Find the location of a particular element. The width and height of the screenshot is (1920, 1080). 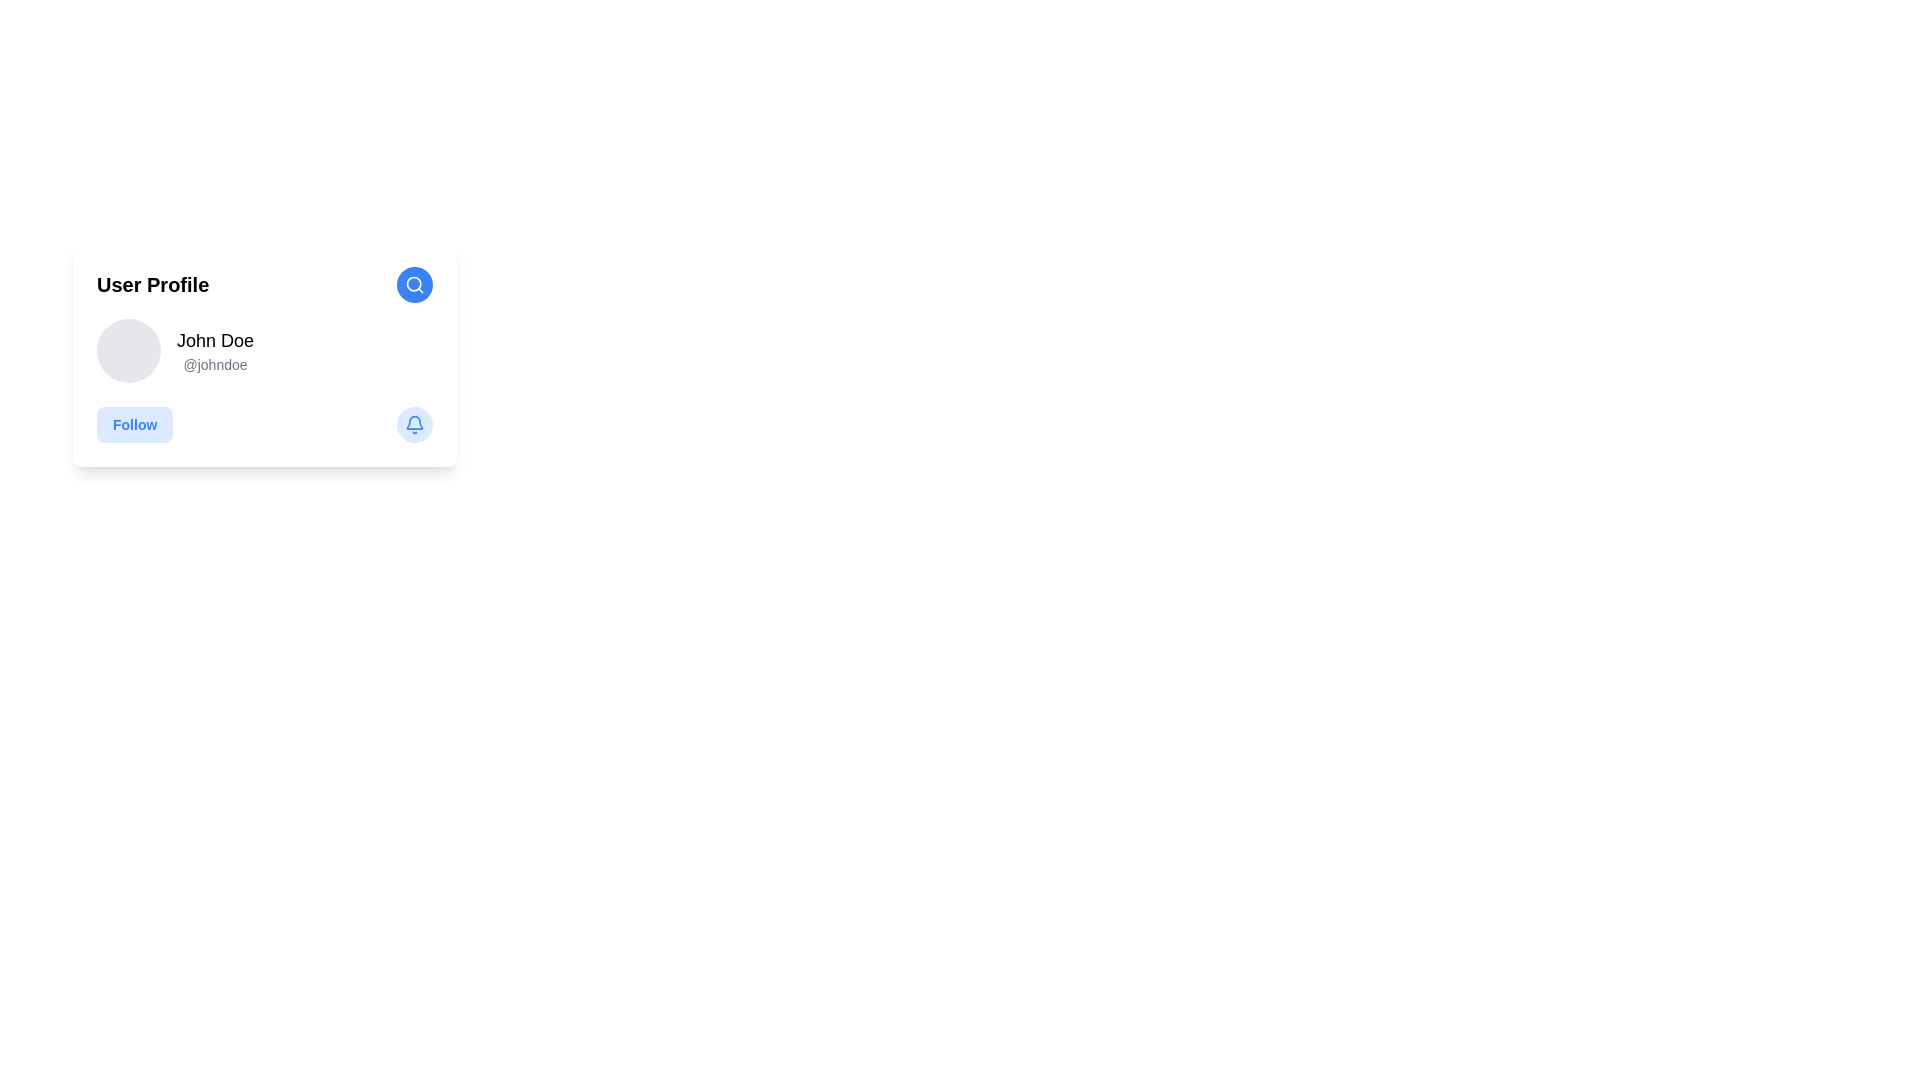

the 'Follow' button, which is a rounded button with a light blue background and bold blue text, located at the bottom-left of the user profile section is located at coordinates (134, 423).